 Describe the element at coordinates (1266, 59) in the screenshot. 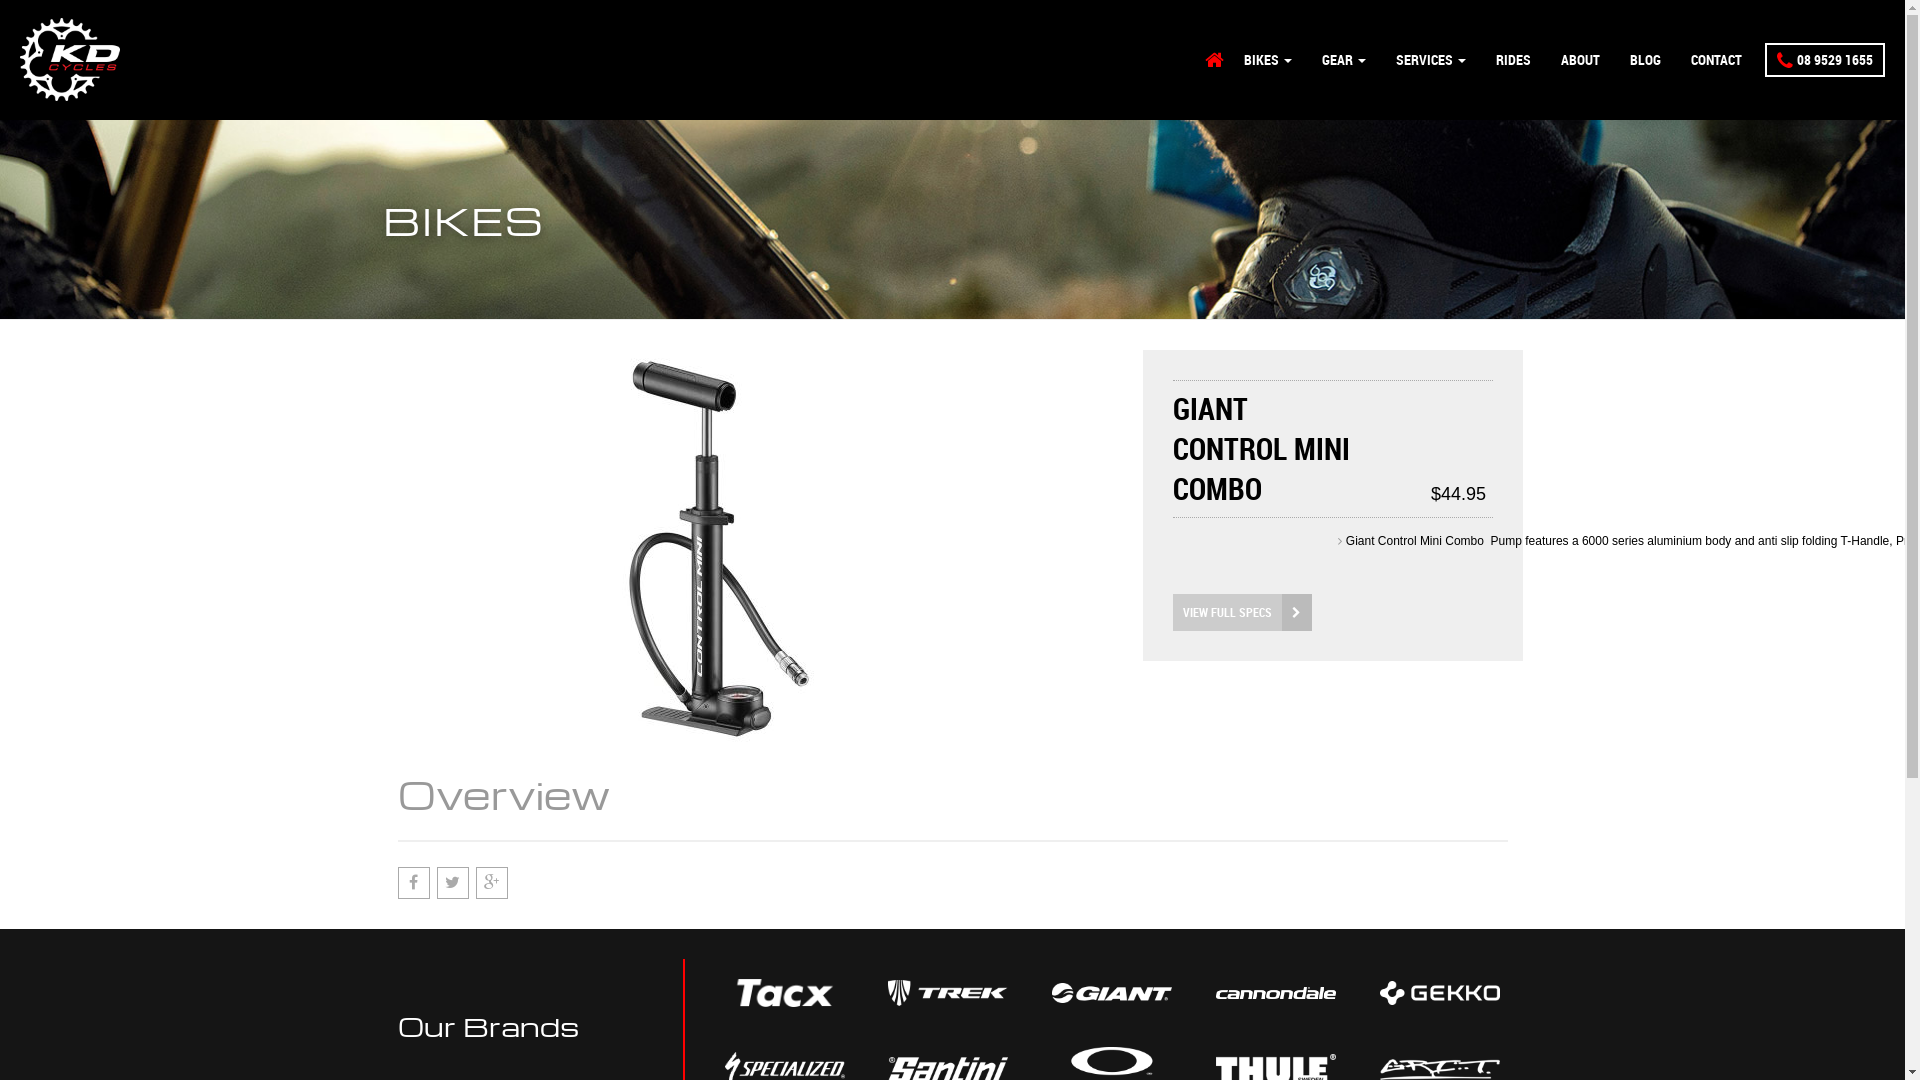

I see `'BIKES'` at that location.